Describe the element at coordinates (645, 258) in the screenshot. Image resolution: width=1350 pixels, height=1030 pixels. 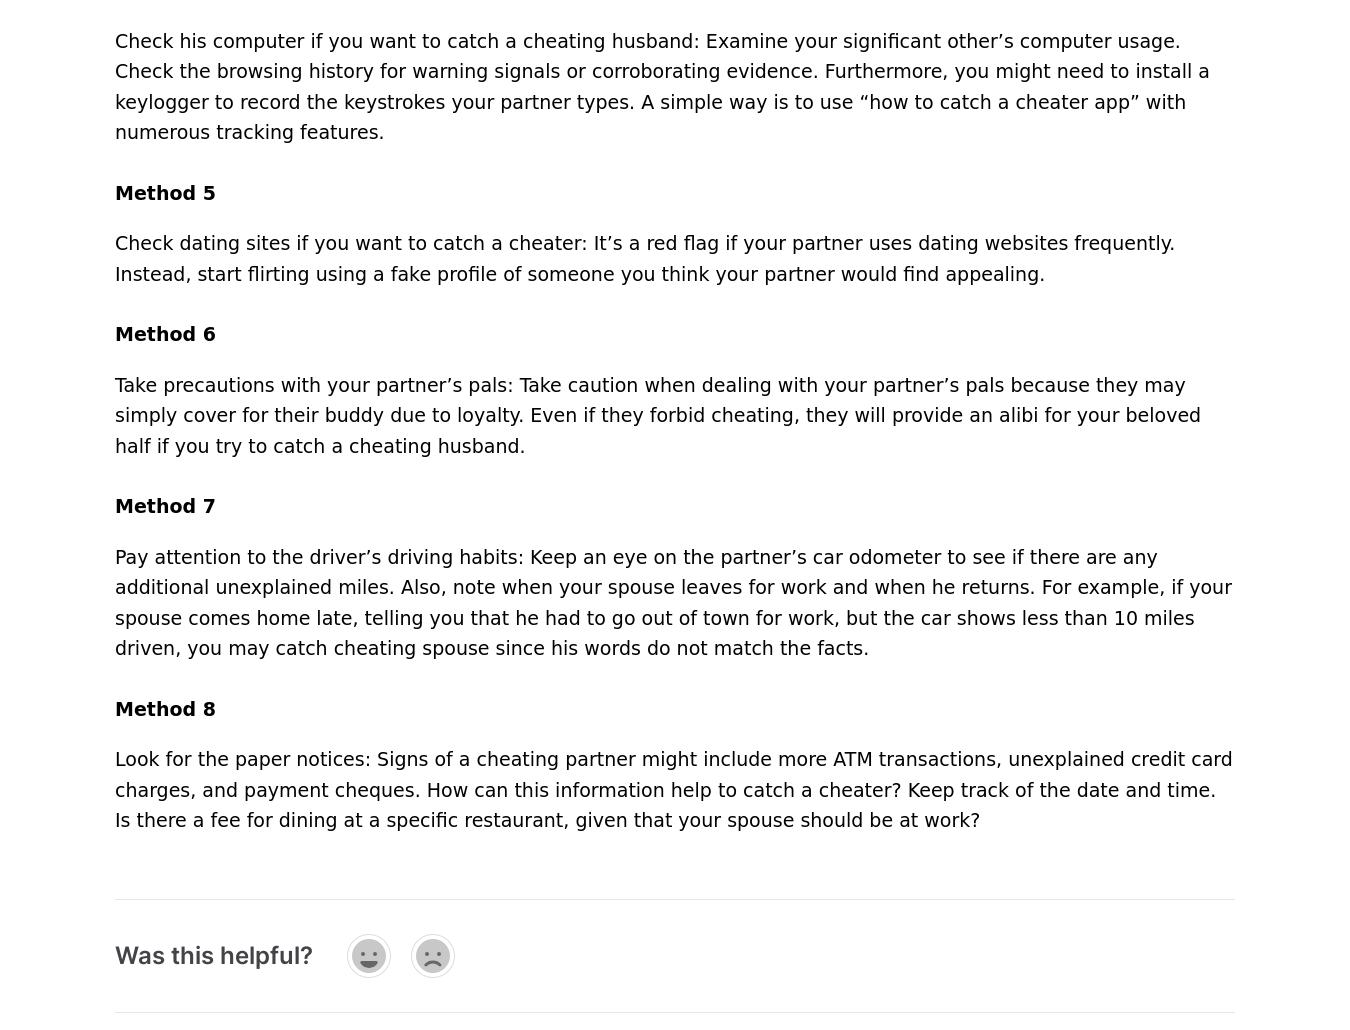
I see `'Check dating sites if you want to catch a cheater: It’s a red flag if your partner uses dating websites frequently. Instead, start flirting using a fake profile of someone you think your partner would find appealing.'` at that location.